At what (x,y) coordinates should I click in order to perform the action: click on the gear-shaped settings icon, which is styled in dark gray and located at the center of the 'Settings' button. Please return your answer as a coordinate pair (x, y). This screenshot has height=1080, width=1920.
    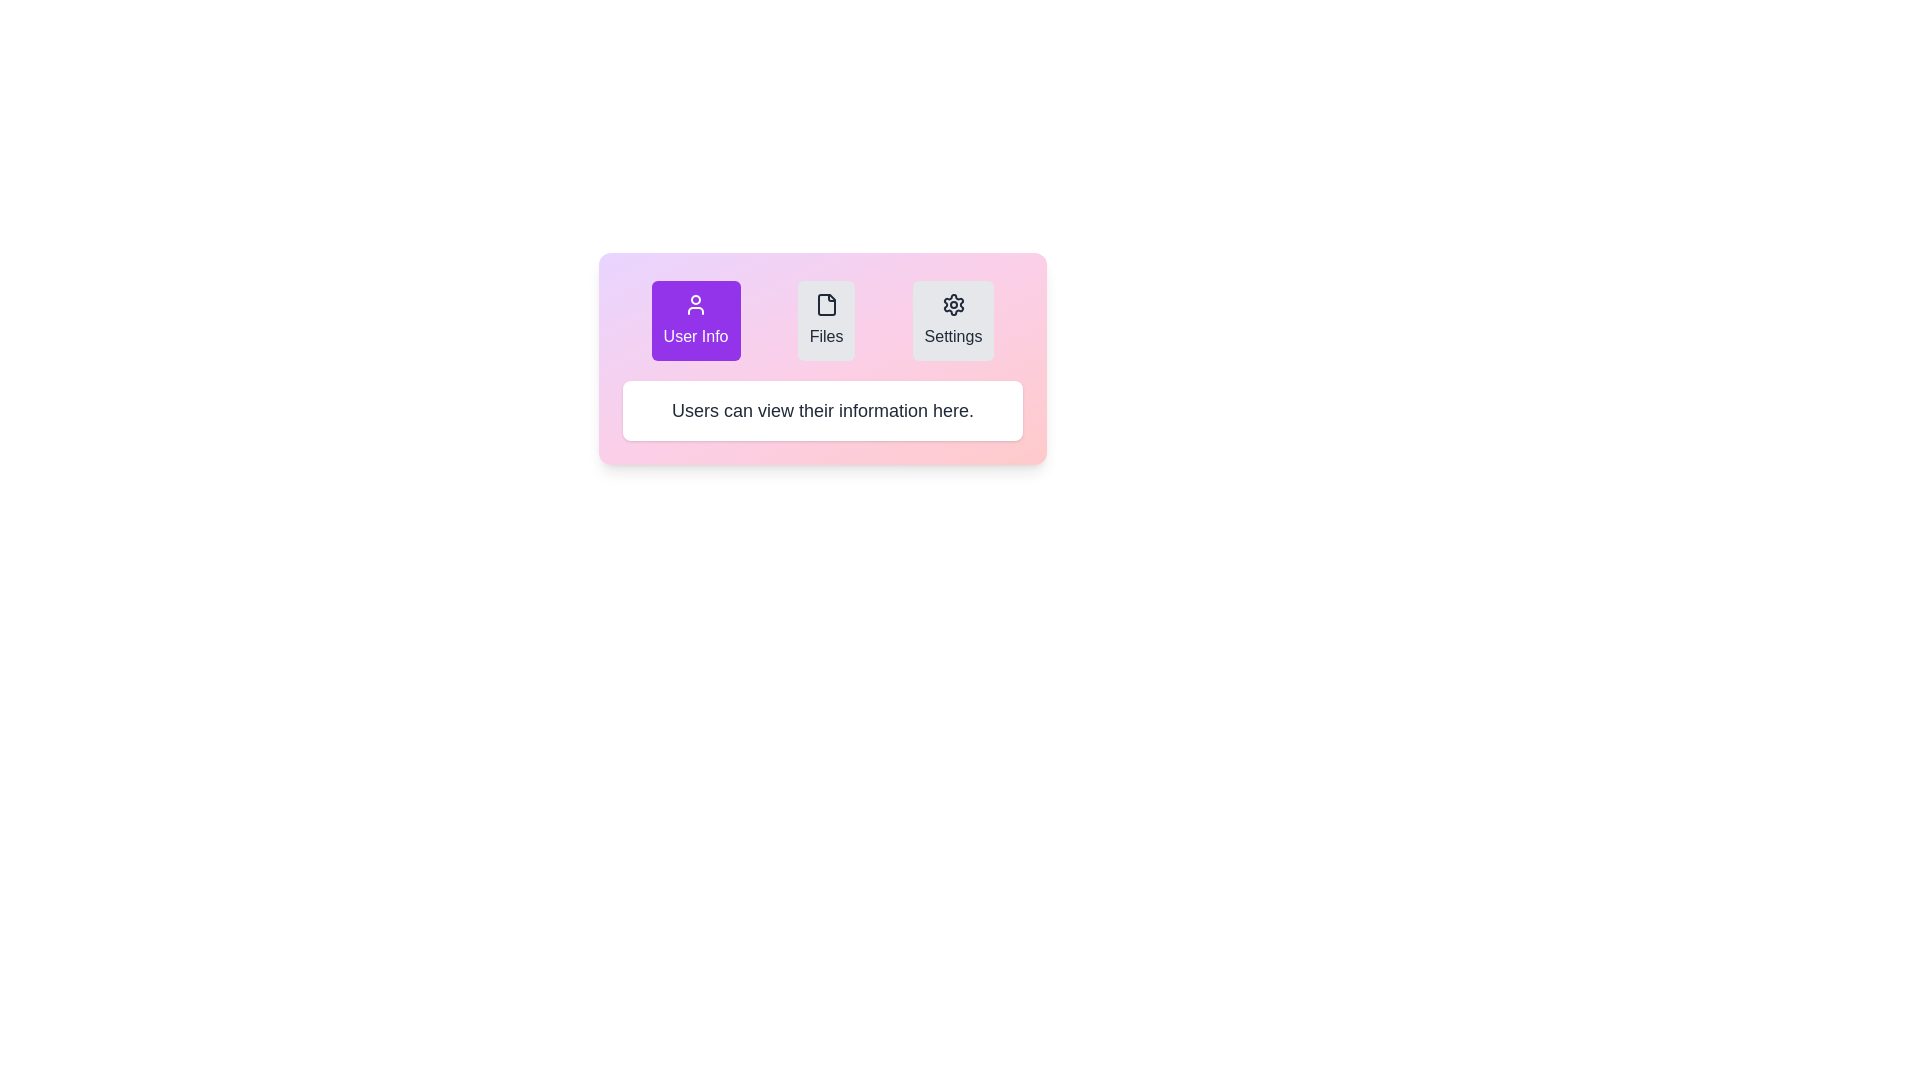
    Looking at the image, I should click on (952, 304).